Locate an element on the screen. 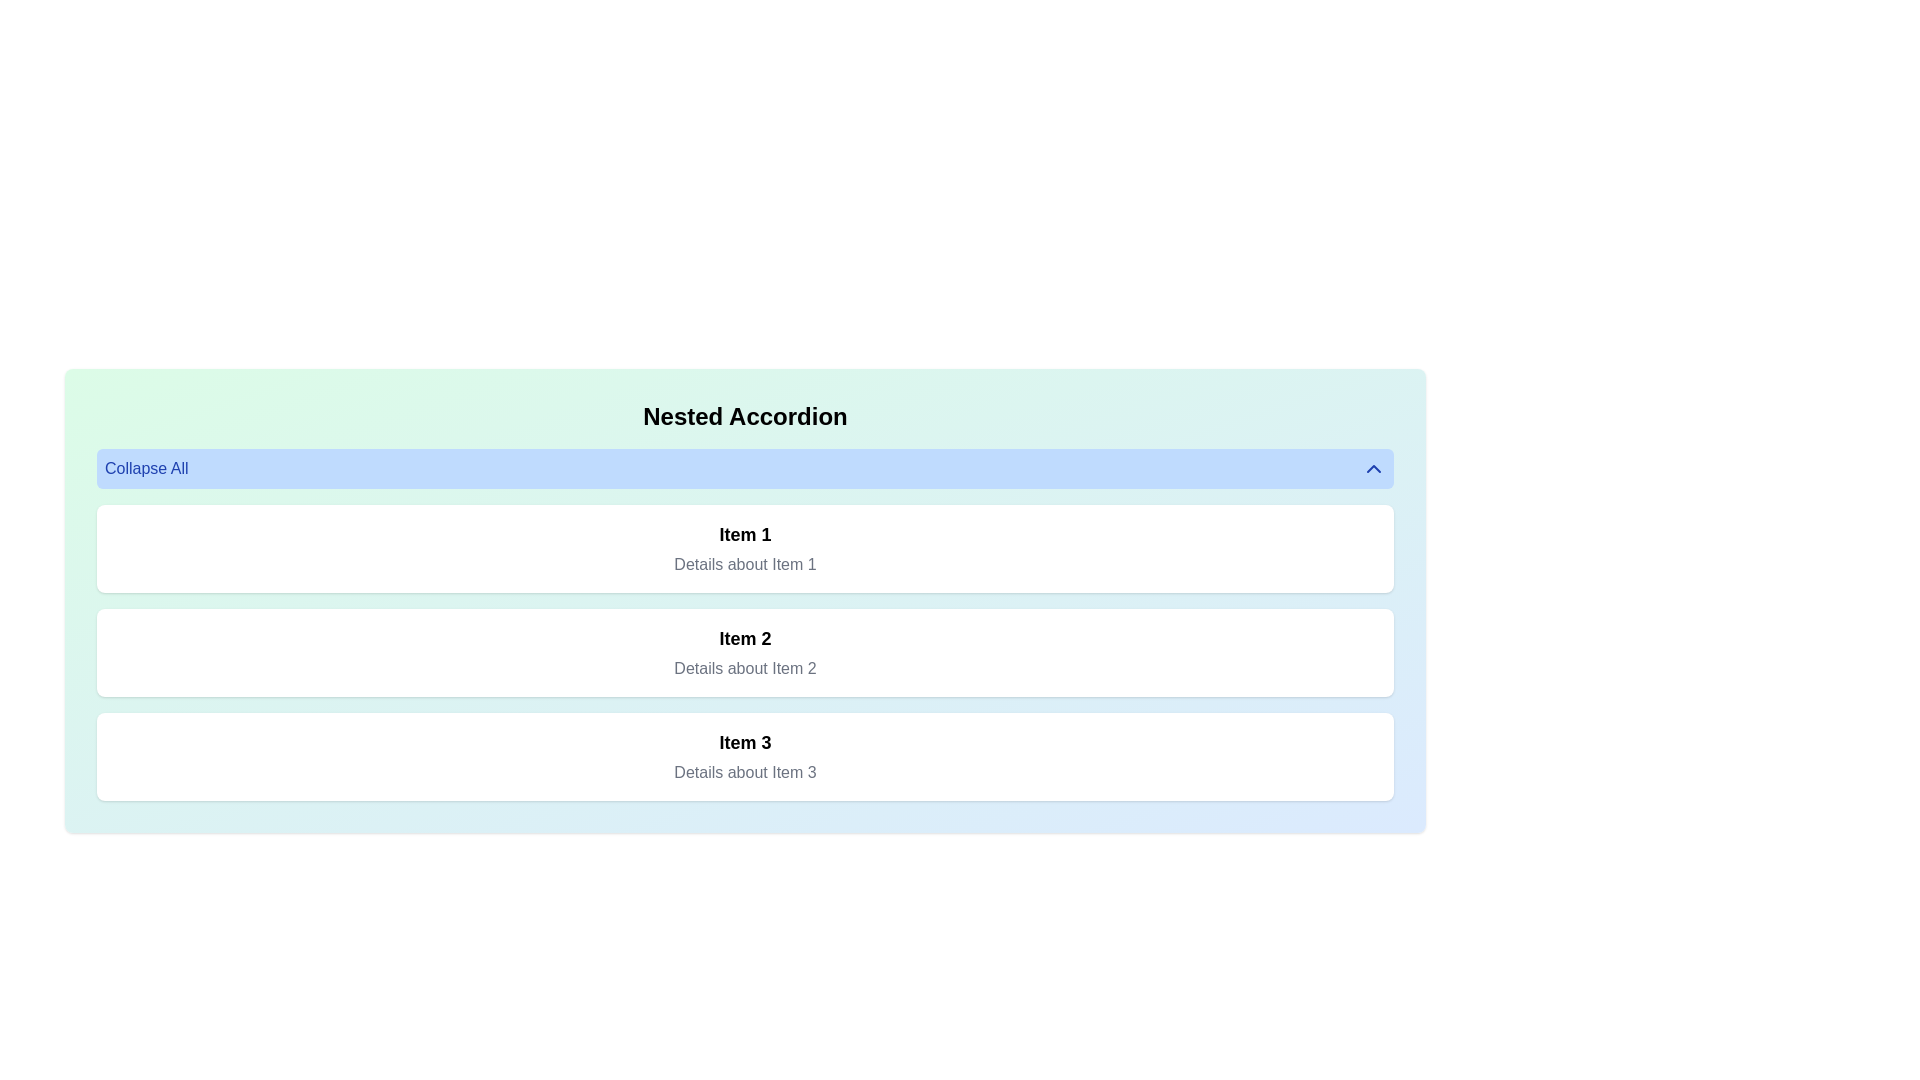  the list item 3 is located at coordinates (744, 756).